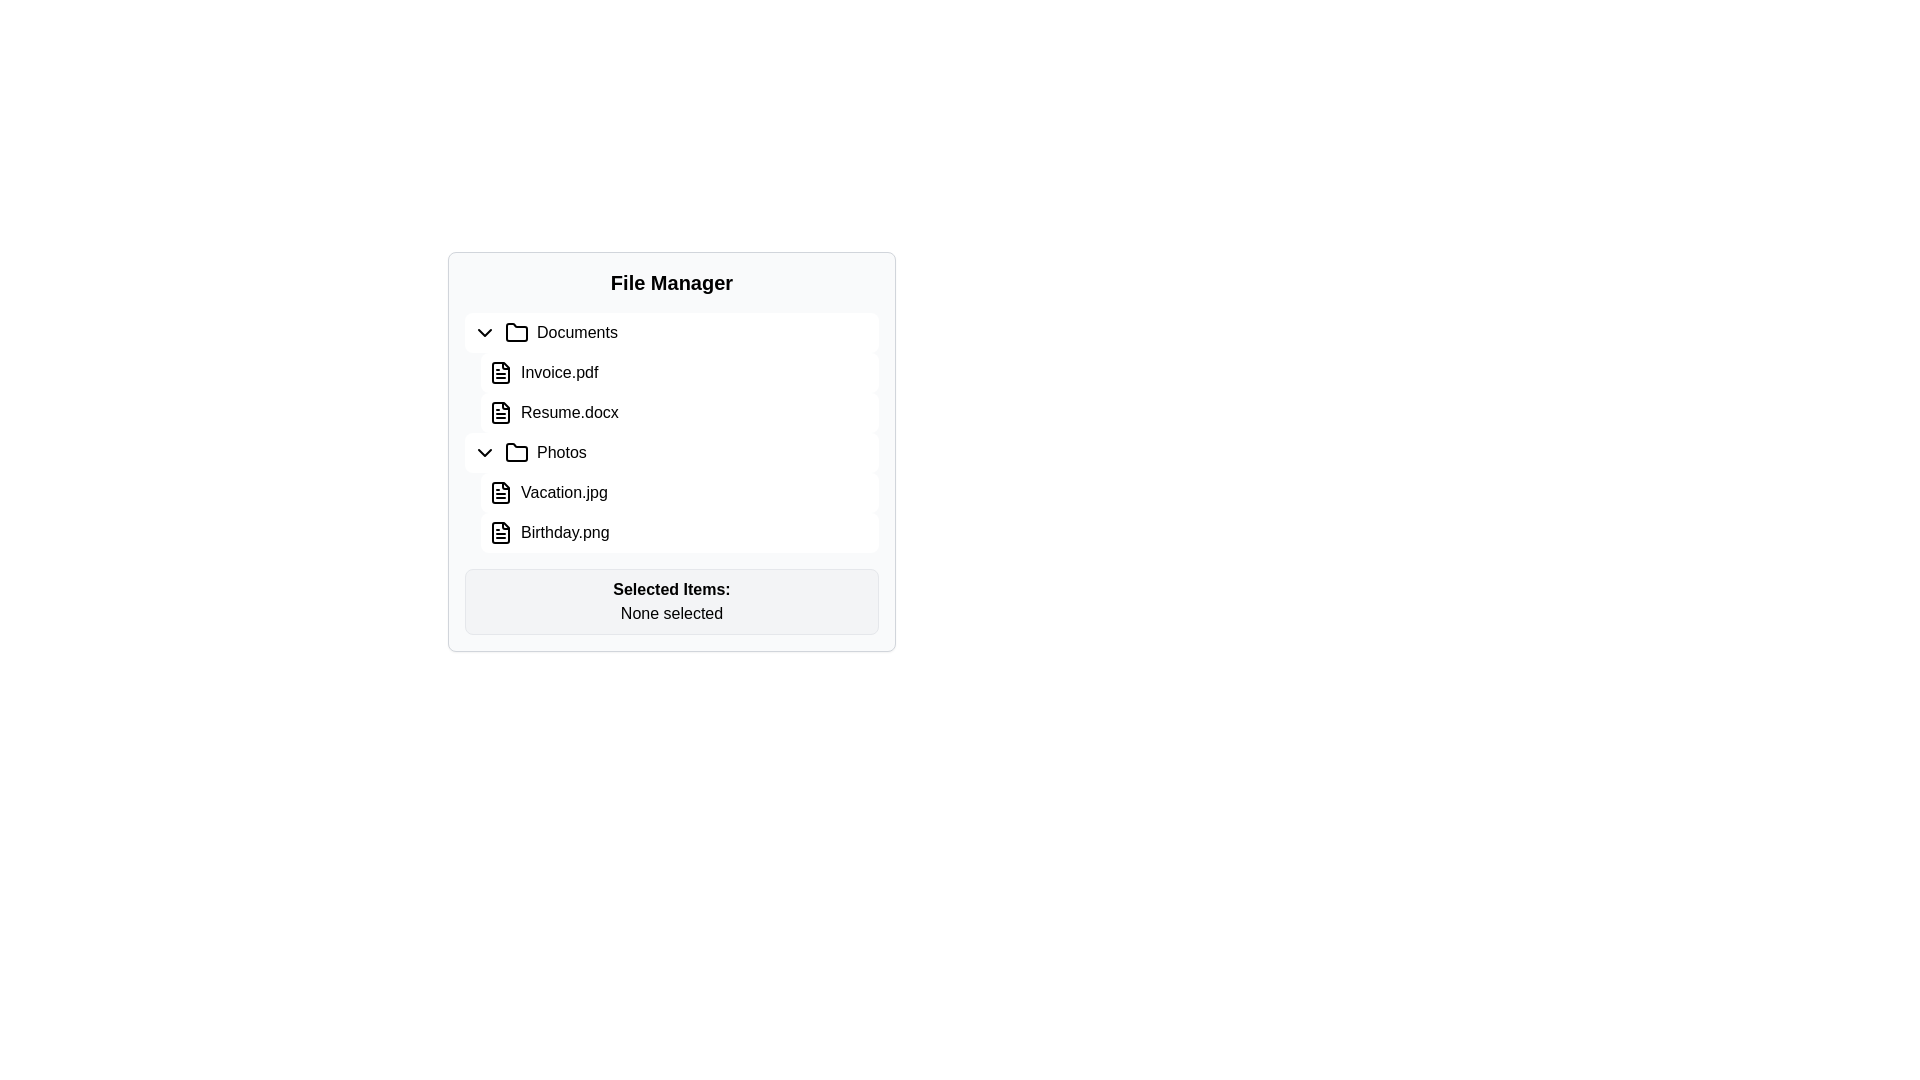 The image size is (1920, 1080). I want to click on the 'Resume.docx' file item located within the 'Documents' folder in the file manager interface, so click(672, 373).